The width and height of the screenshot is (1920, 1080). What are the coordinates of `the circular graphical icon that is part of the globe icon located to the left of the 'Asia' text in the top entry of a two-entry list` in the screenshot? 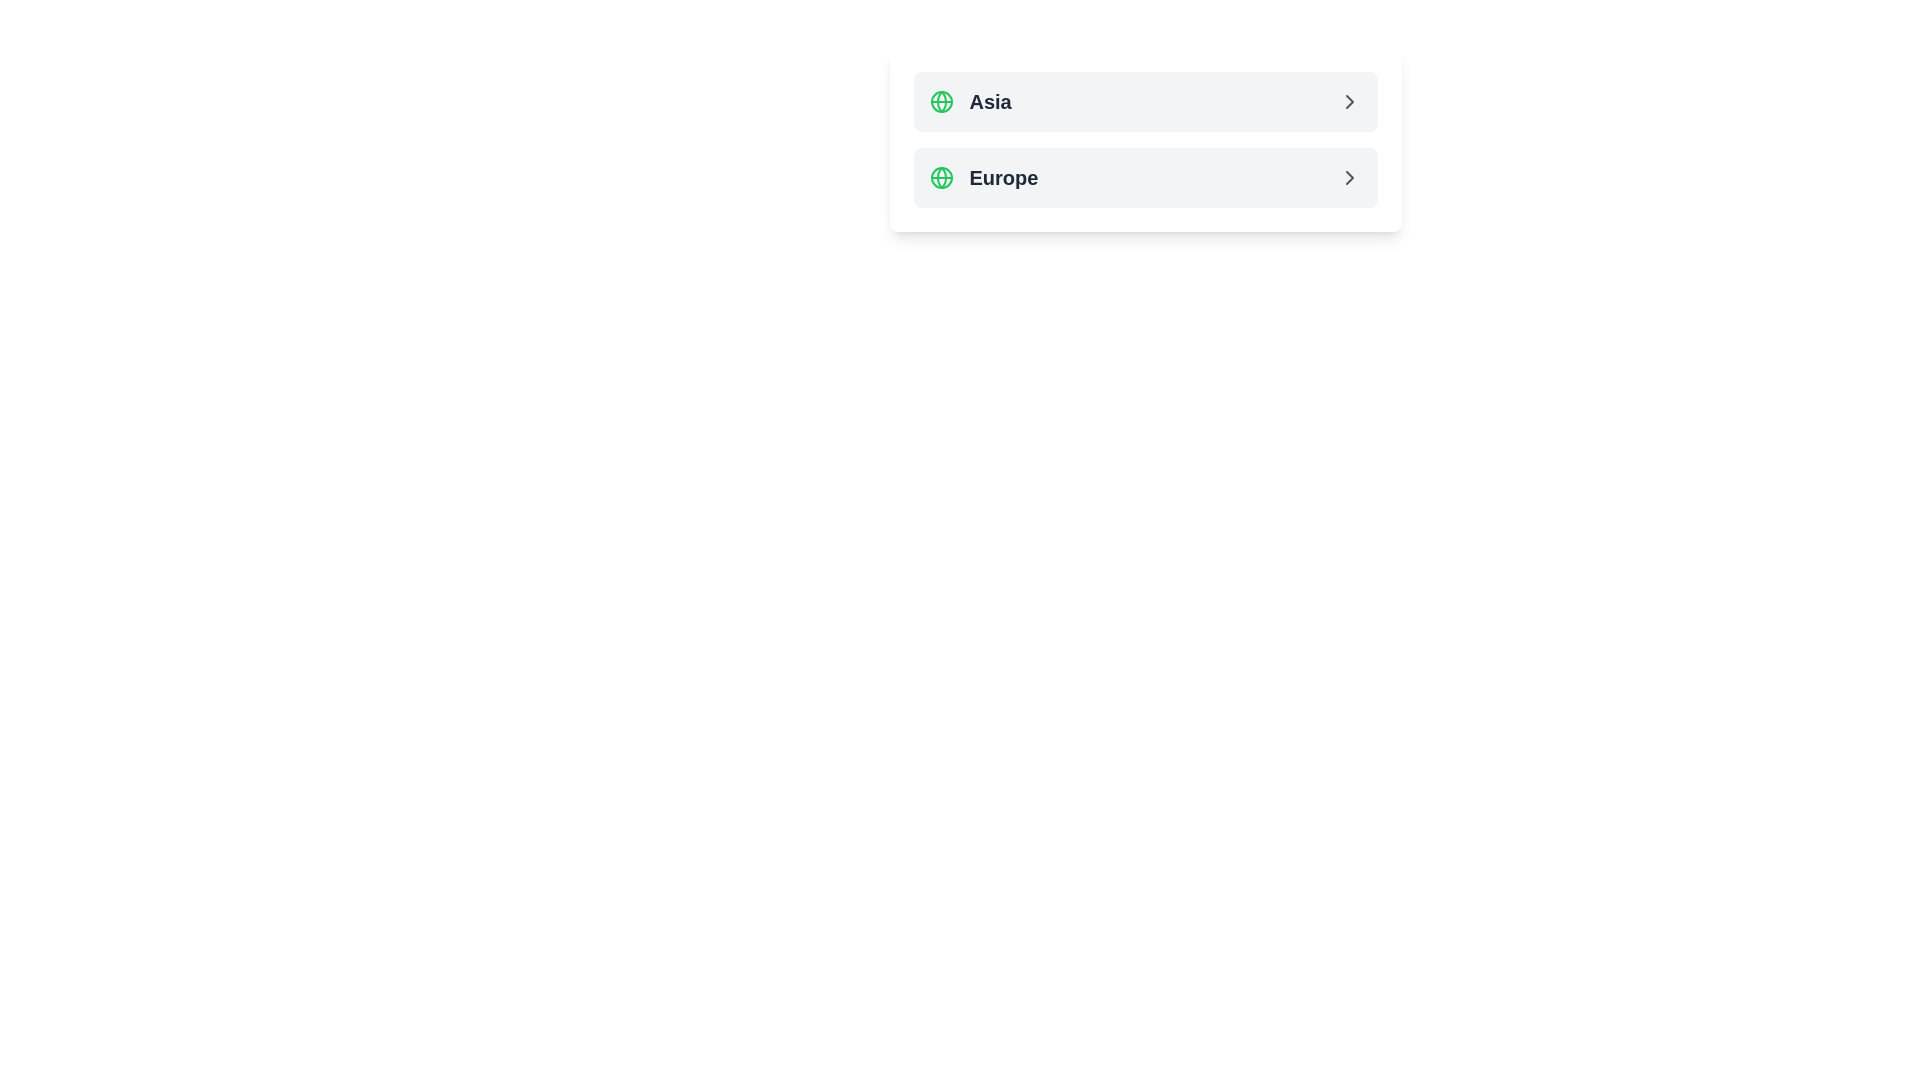 It's located at (940, 176).